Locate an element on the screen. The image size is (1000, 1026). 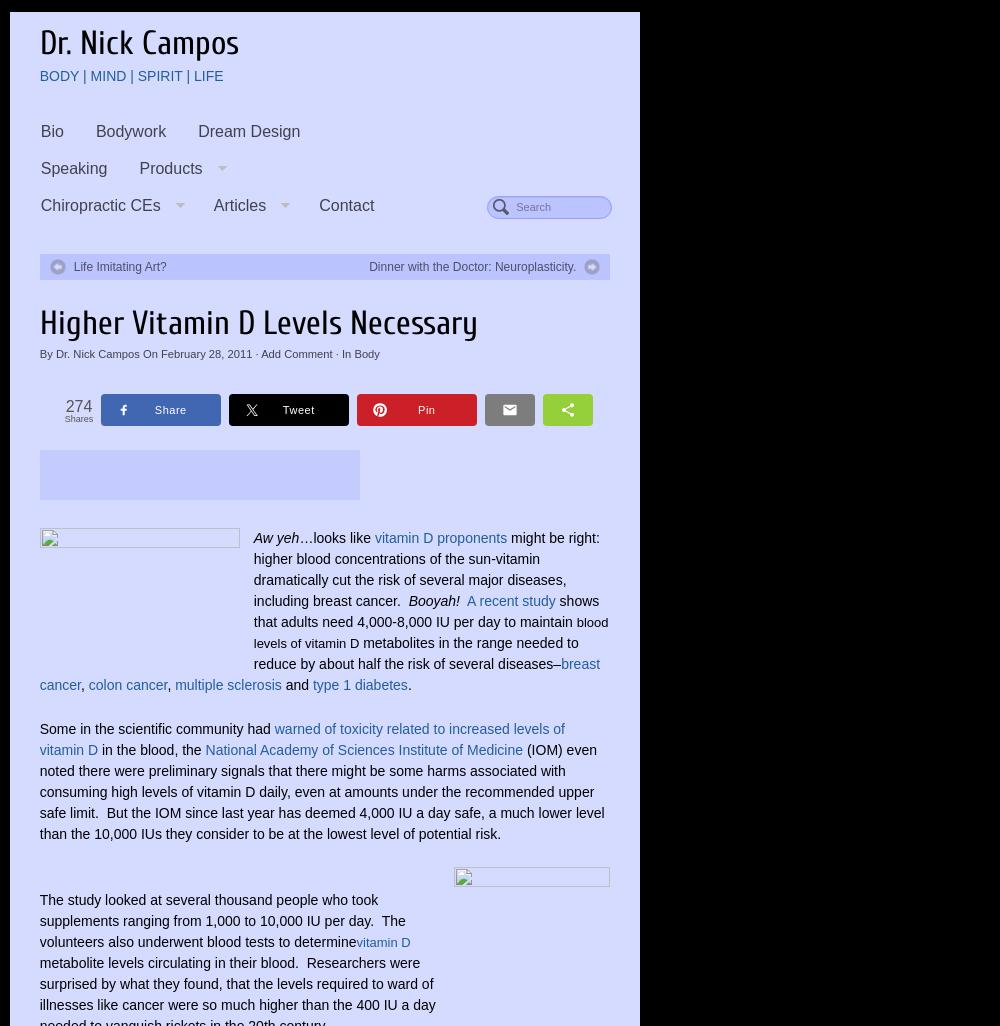
'274' is located at coordinates (77, 404).